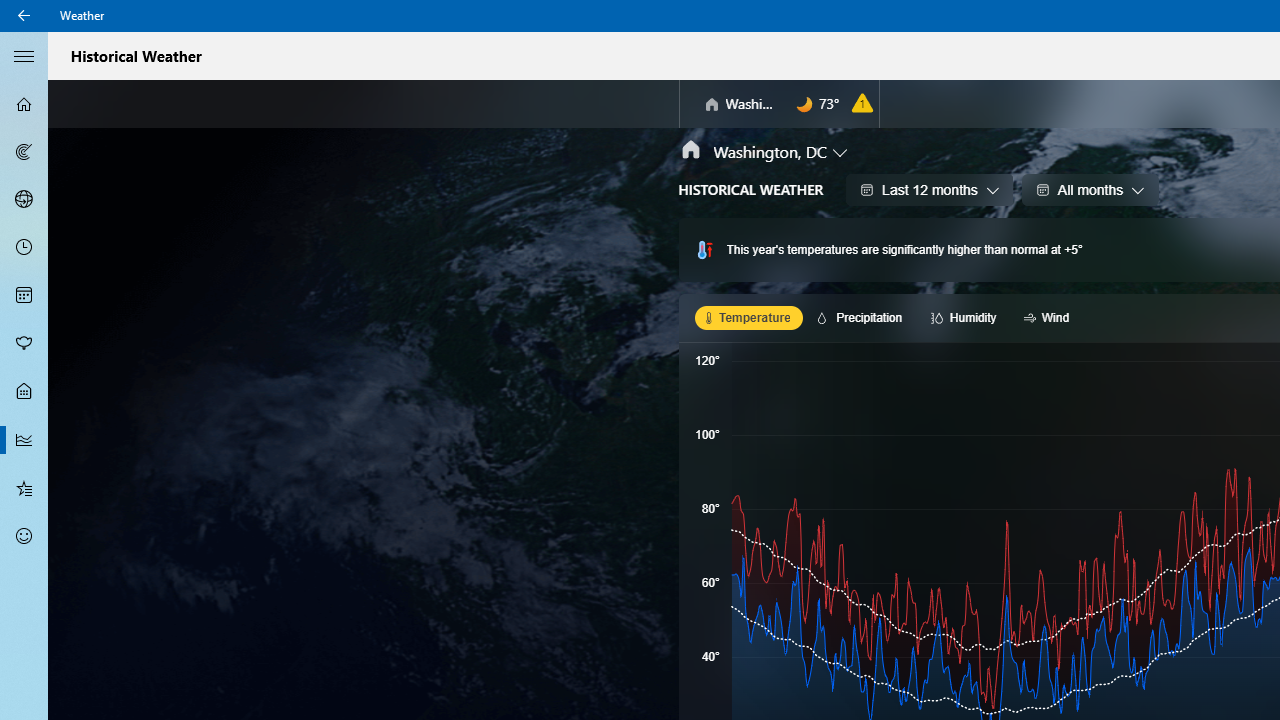  Describe the element at coordinates (24, 535) in the screenshot. I see `'Send Feedback - Not Selected'` at that location.